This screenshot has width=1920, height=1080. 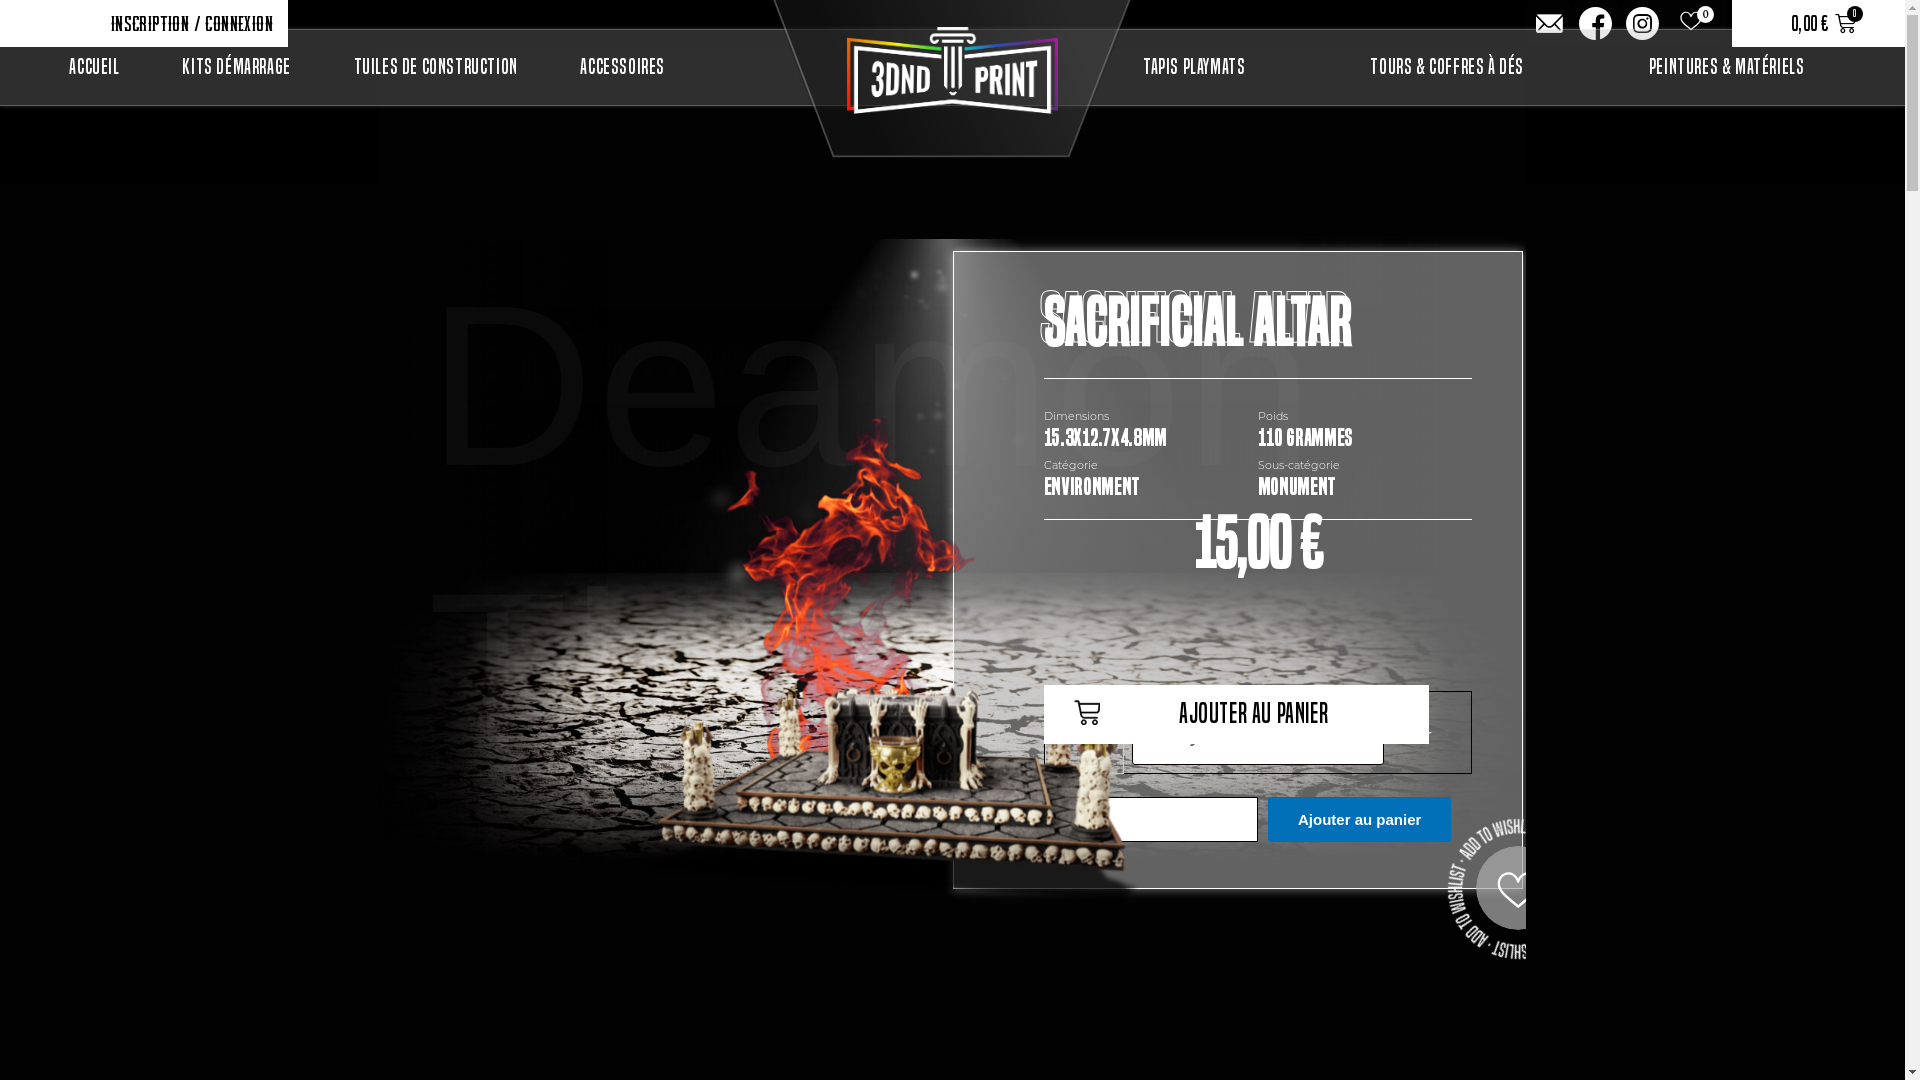 I want to click on 'Ajouter au panier', so click(x=1235, y=713).